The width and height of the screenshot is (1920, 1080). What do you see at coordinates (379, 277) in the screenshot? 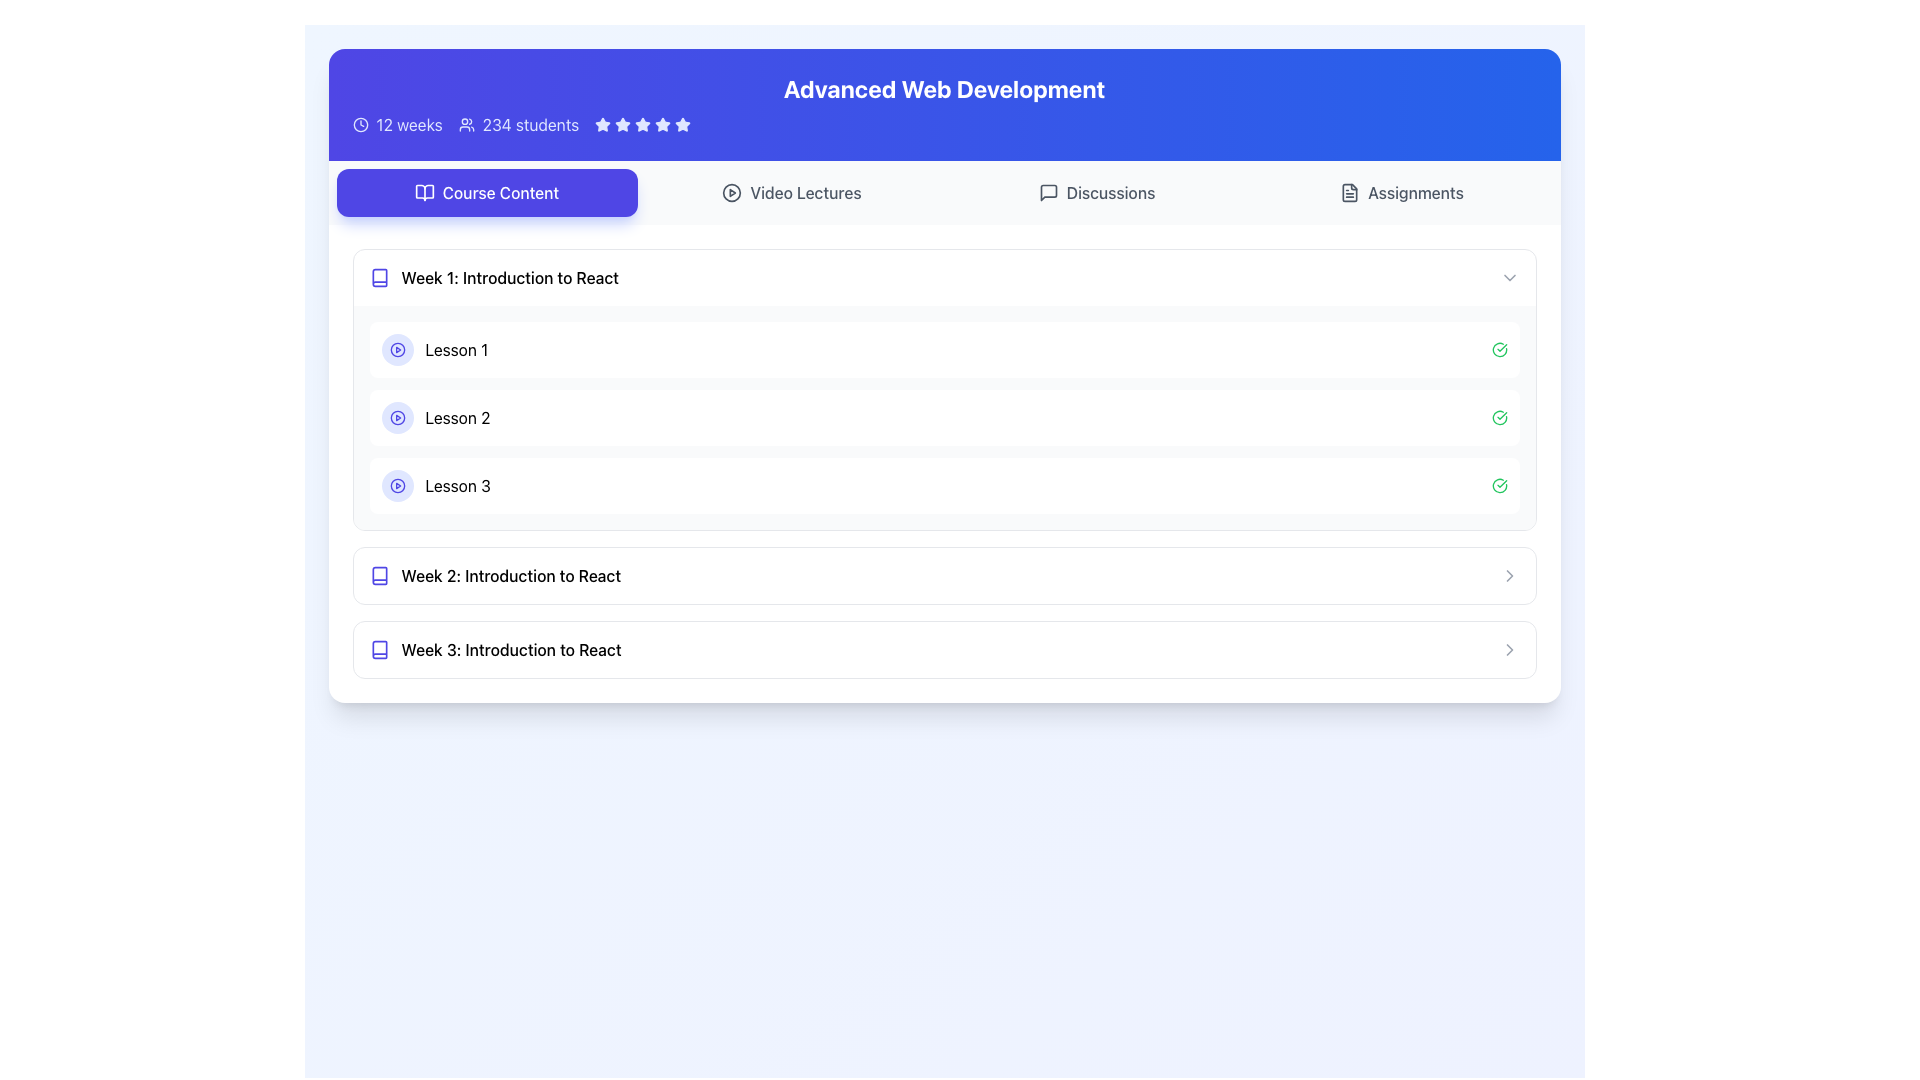
I see `the small indigo book icon located to the left of the 'Week 1: Introduction to React' text` at bounding box center [379, 277].